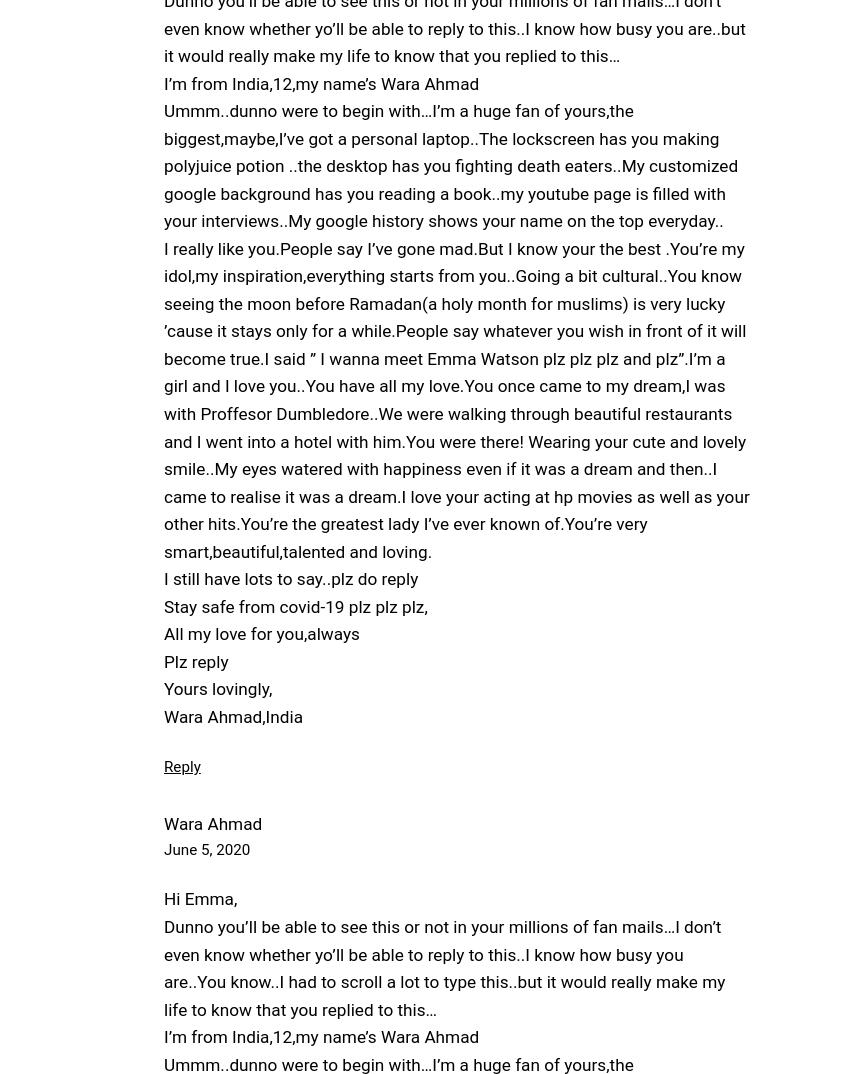  Describe the element at coordinates (163, 716) in the screenshot. I see `'Wara Ahmad,India'` at that location.